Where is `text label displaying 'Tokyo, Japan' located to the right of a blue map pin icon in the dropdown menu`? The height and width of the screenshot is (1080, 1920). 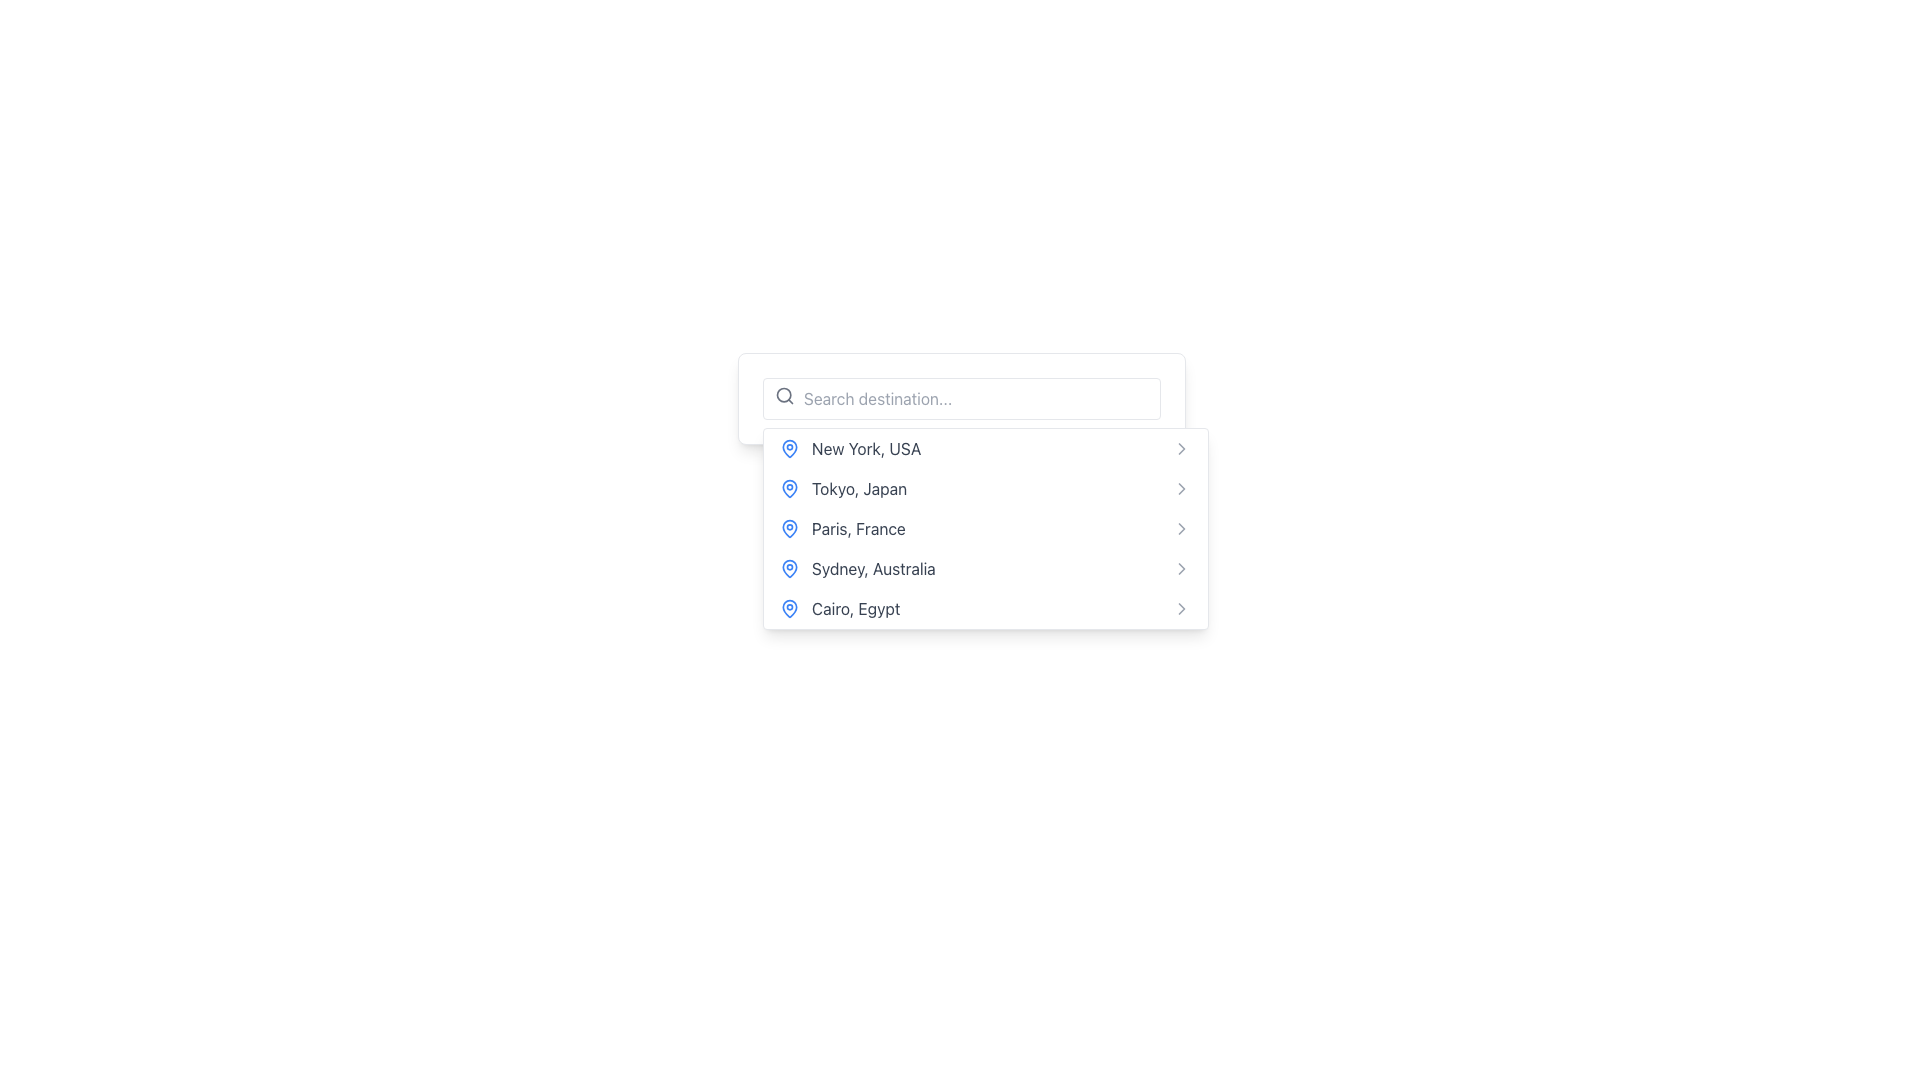 text label displaying 'Tokyo, Japan' located to the right of a blue map pin icon in the dropdown menu is located at coordinates (859, 489).